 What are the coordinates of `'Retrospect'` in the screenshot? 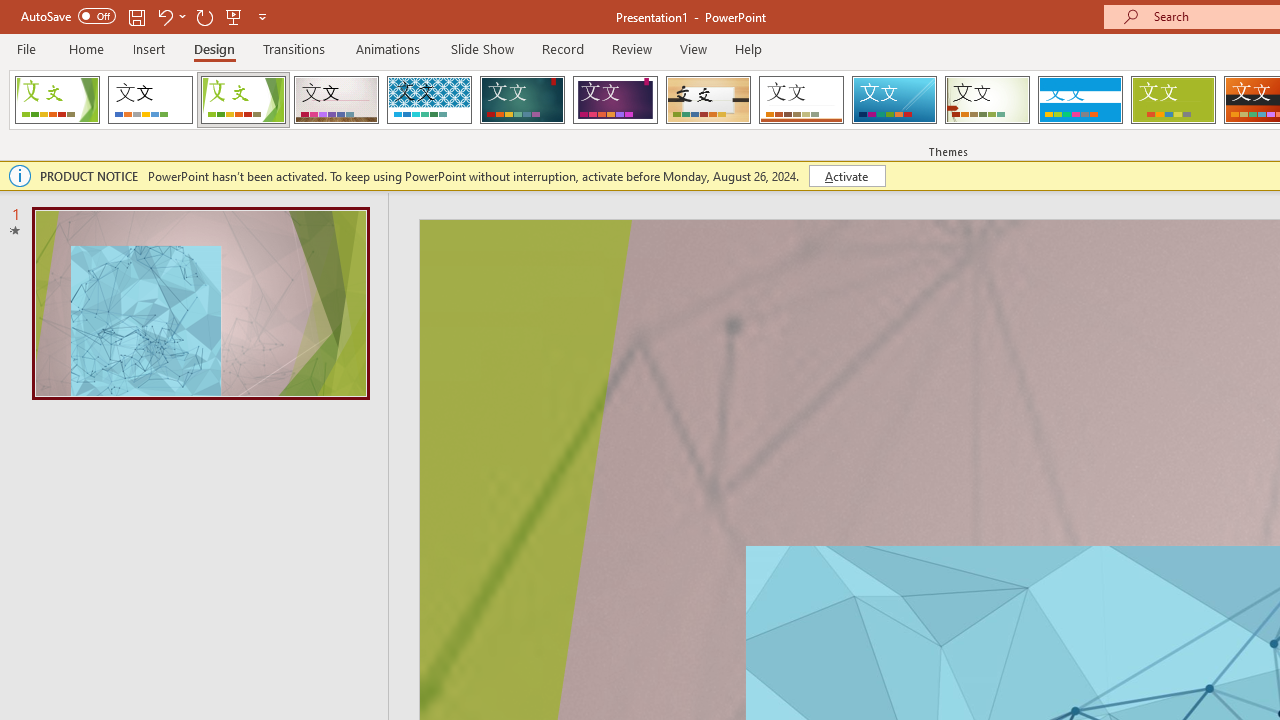 It's located at (801, 100).